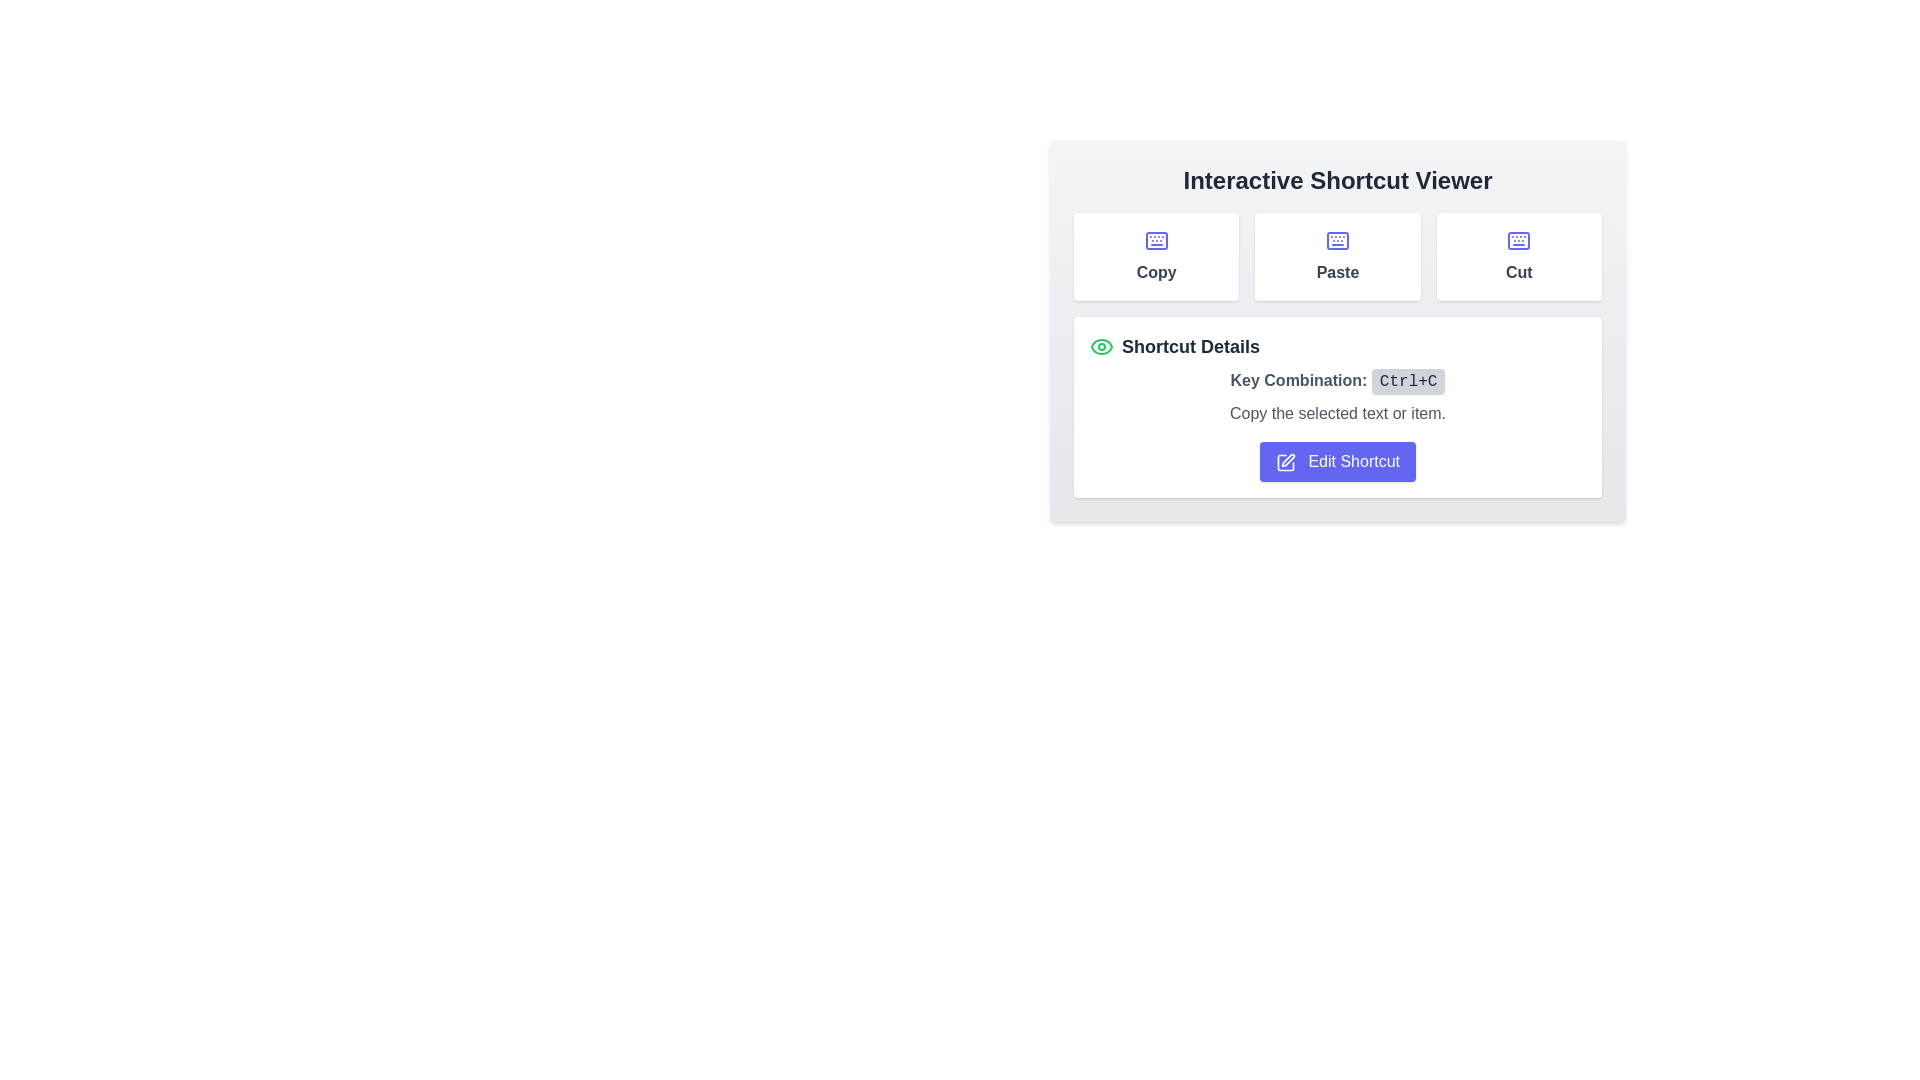 The image size is (1920, 1080). What do you see at coordinates (1519, 273) in the screenshot?
I see `the 'Cut' text label, which is styled in bold dark gray and located within a white card segment as the third item in a horizontal list of options` at bounding box center [1519, 273].